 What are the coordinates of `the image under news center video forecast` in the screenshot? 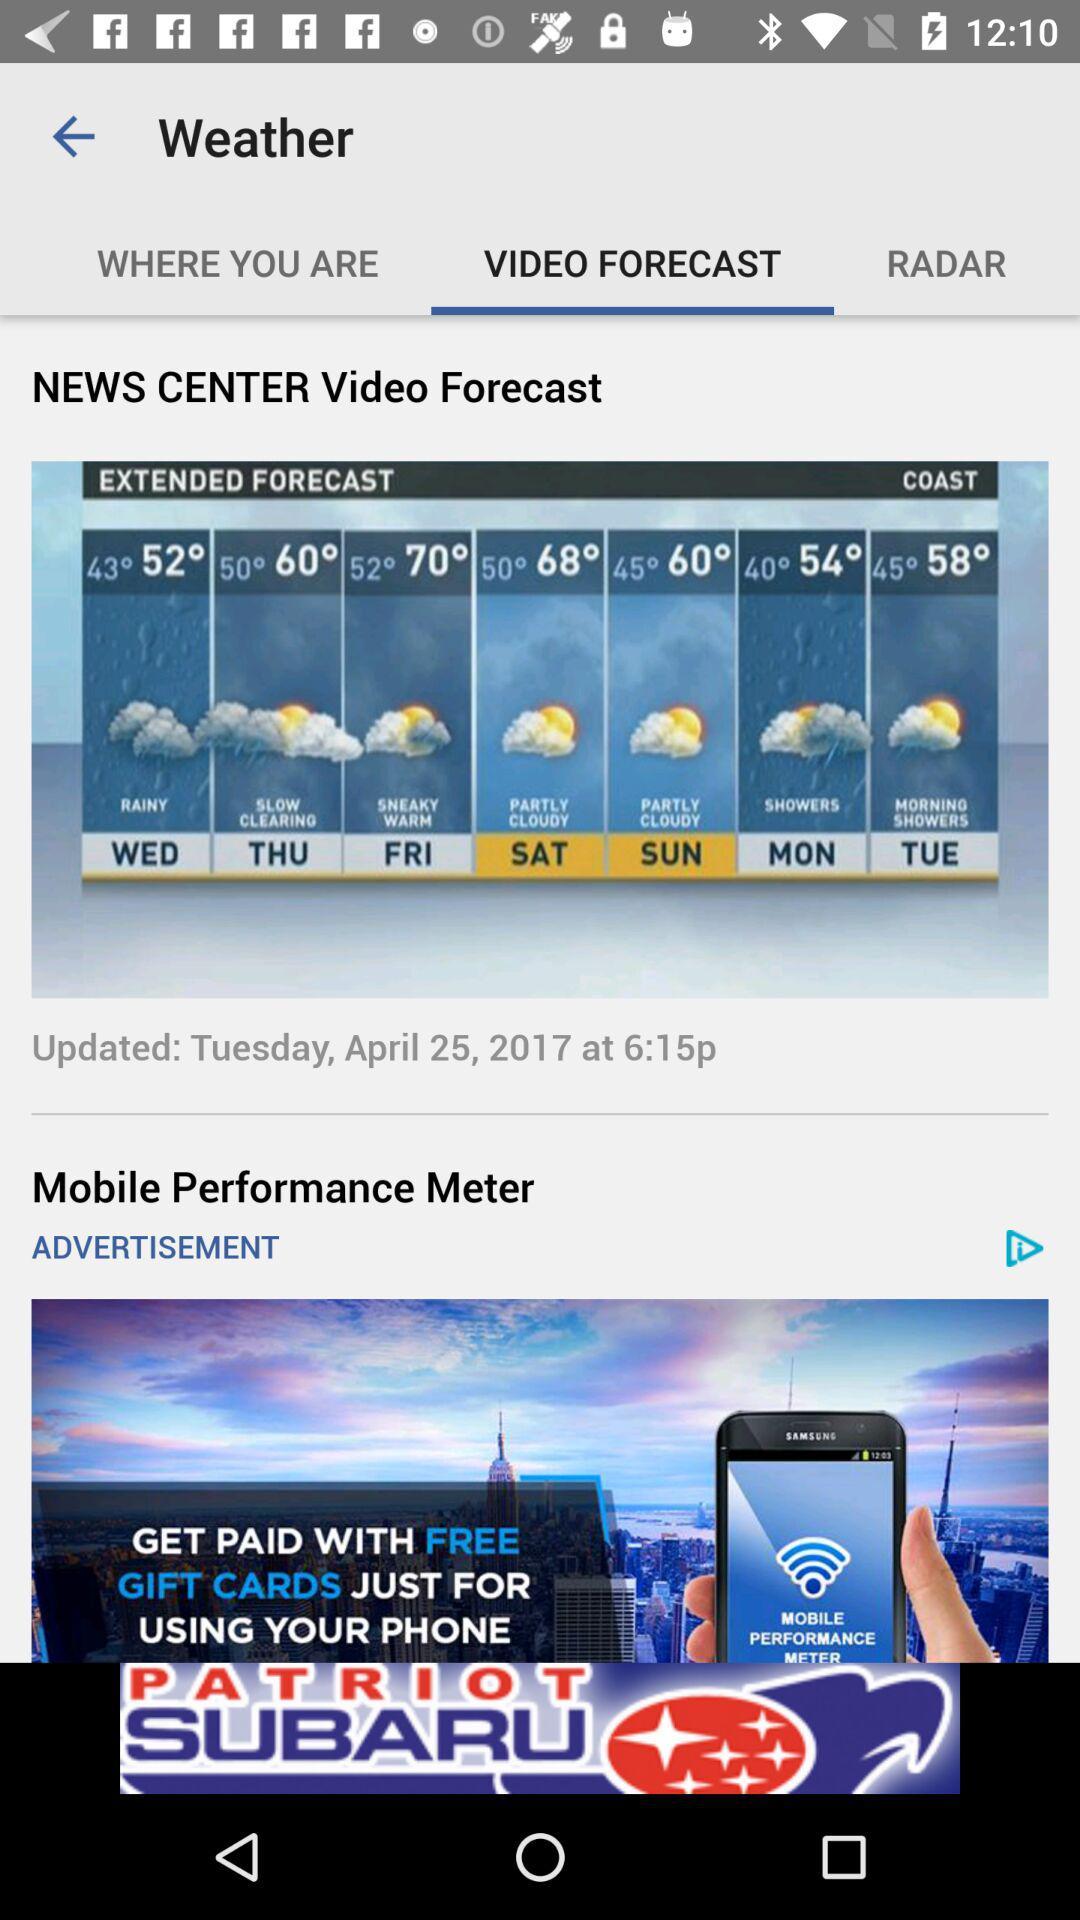 It's located at (540, 728).